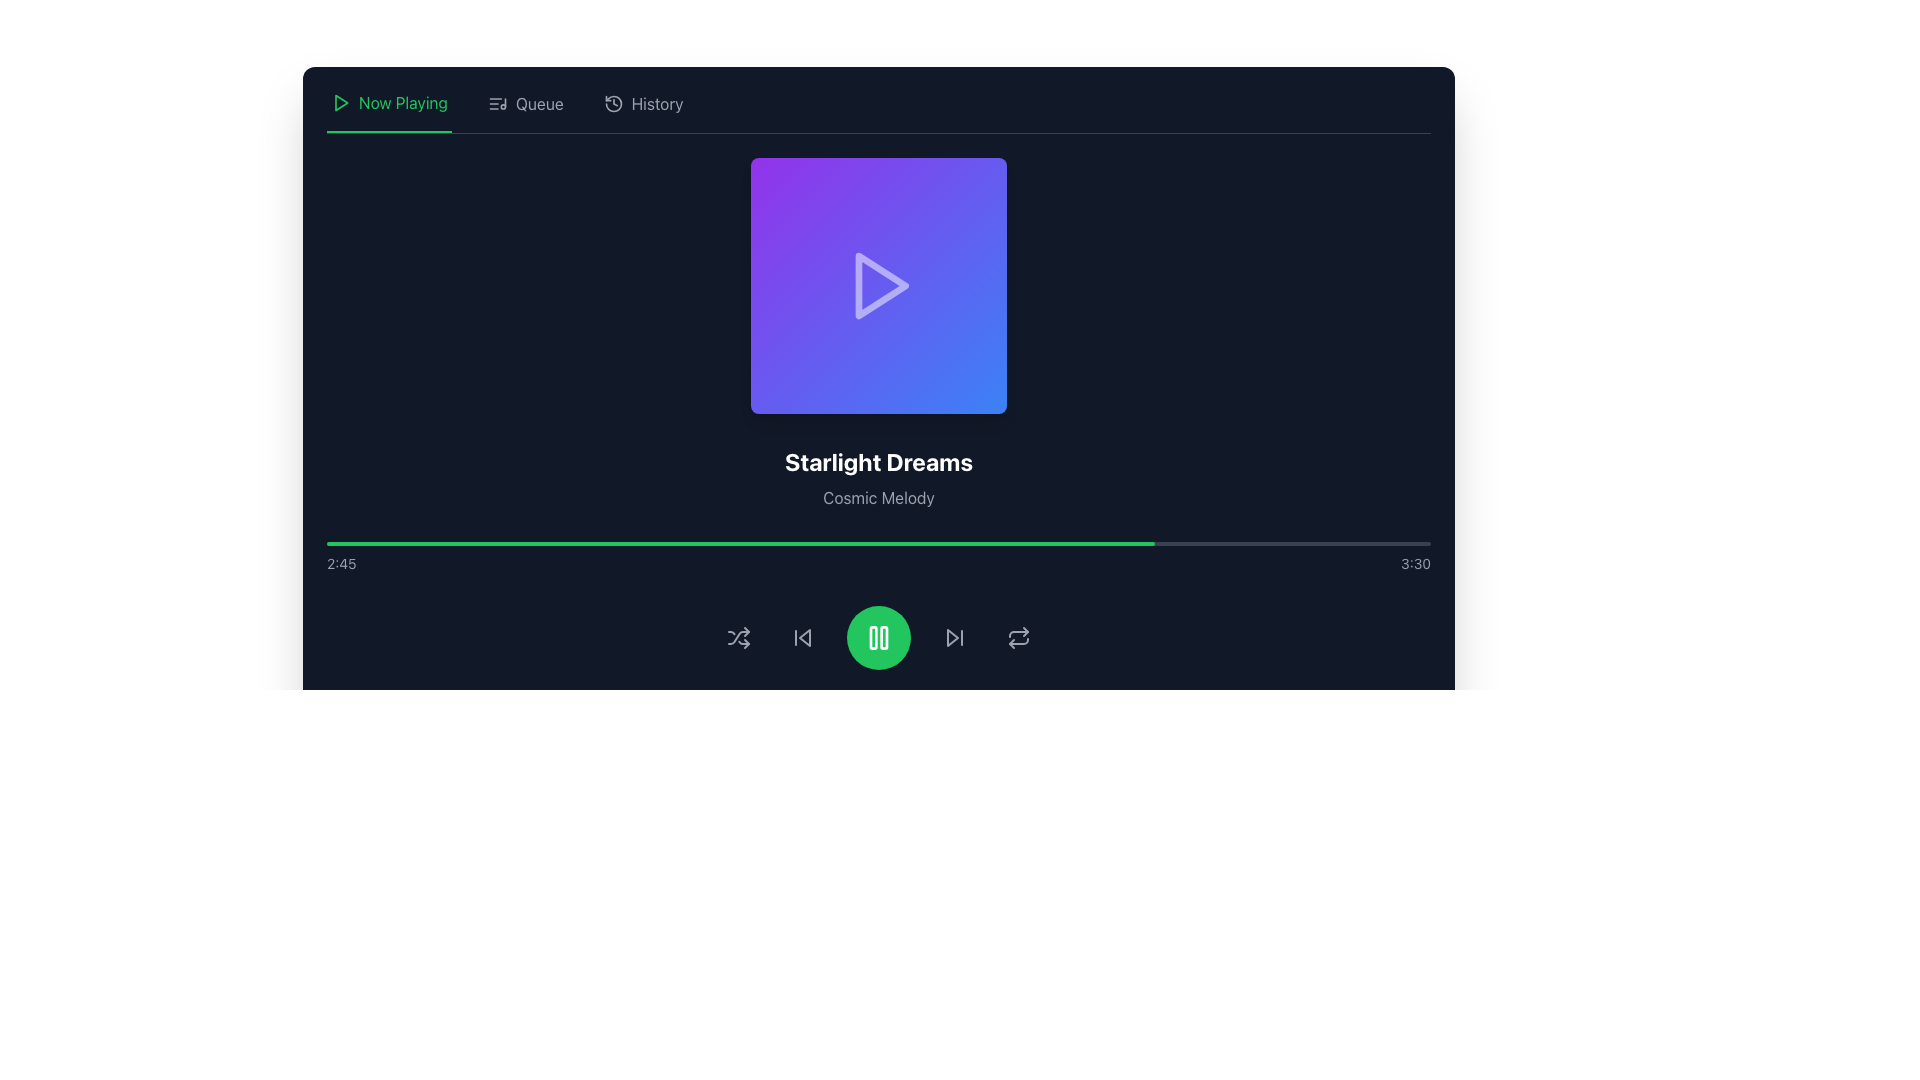  What do you see at coordinates (1353, 543) in the screenshot?
I see `the progress bar` at bounding box center [1353, 543].